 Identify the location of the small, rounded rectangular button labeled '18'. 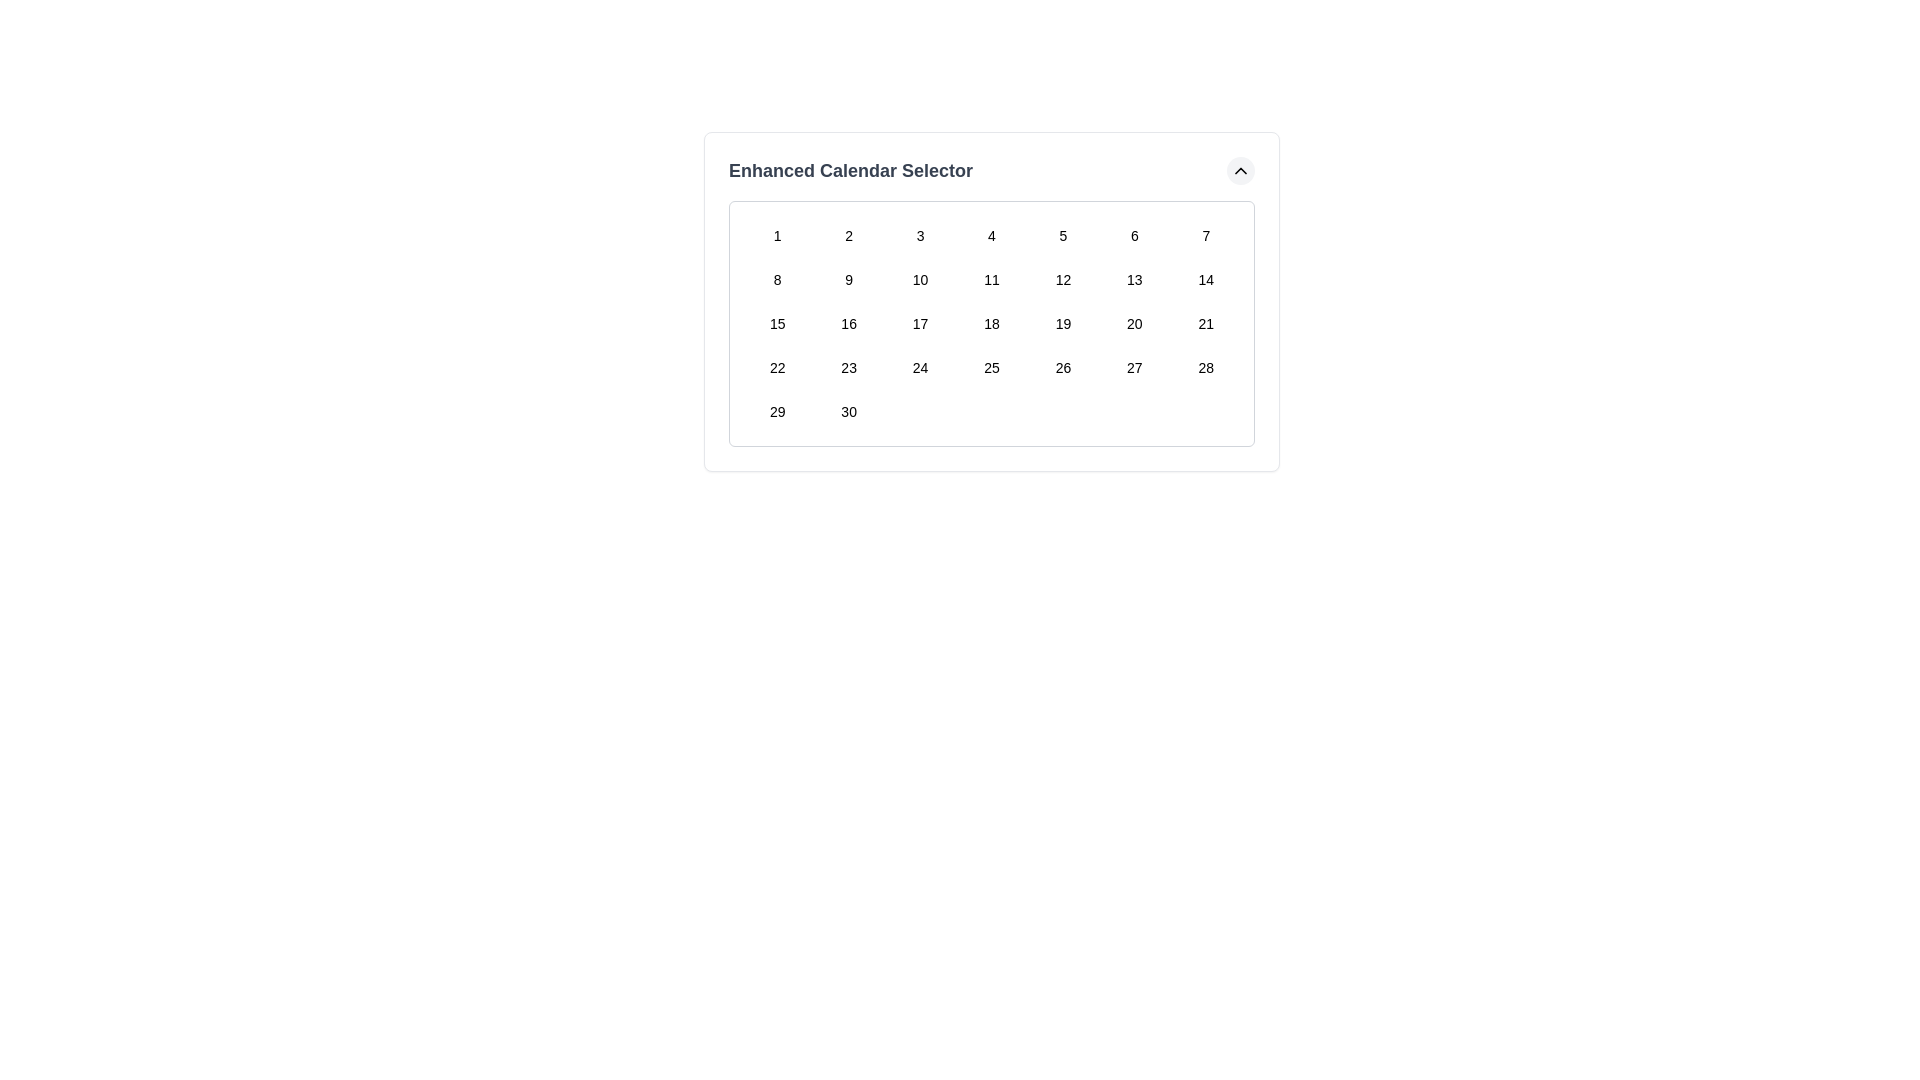
(992, 323).